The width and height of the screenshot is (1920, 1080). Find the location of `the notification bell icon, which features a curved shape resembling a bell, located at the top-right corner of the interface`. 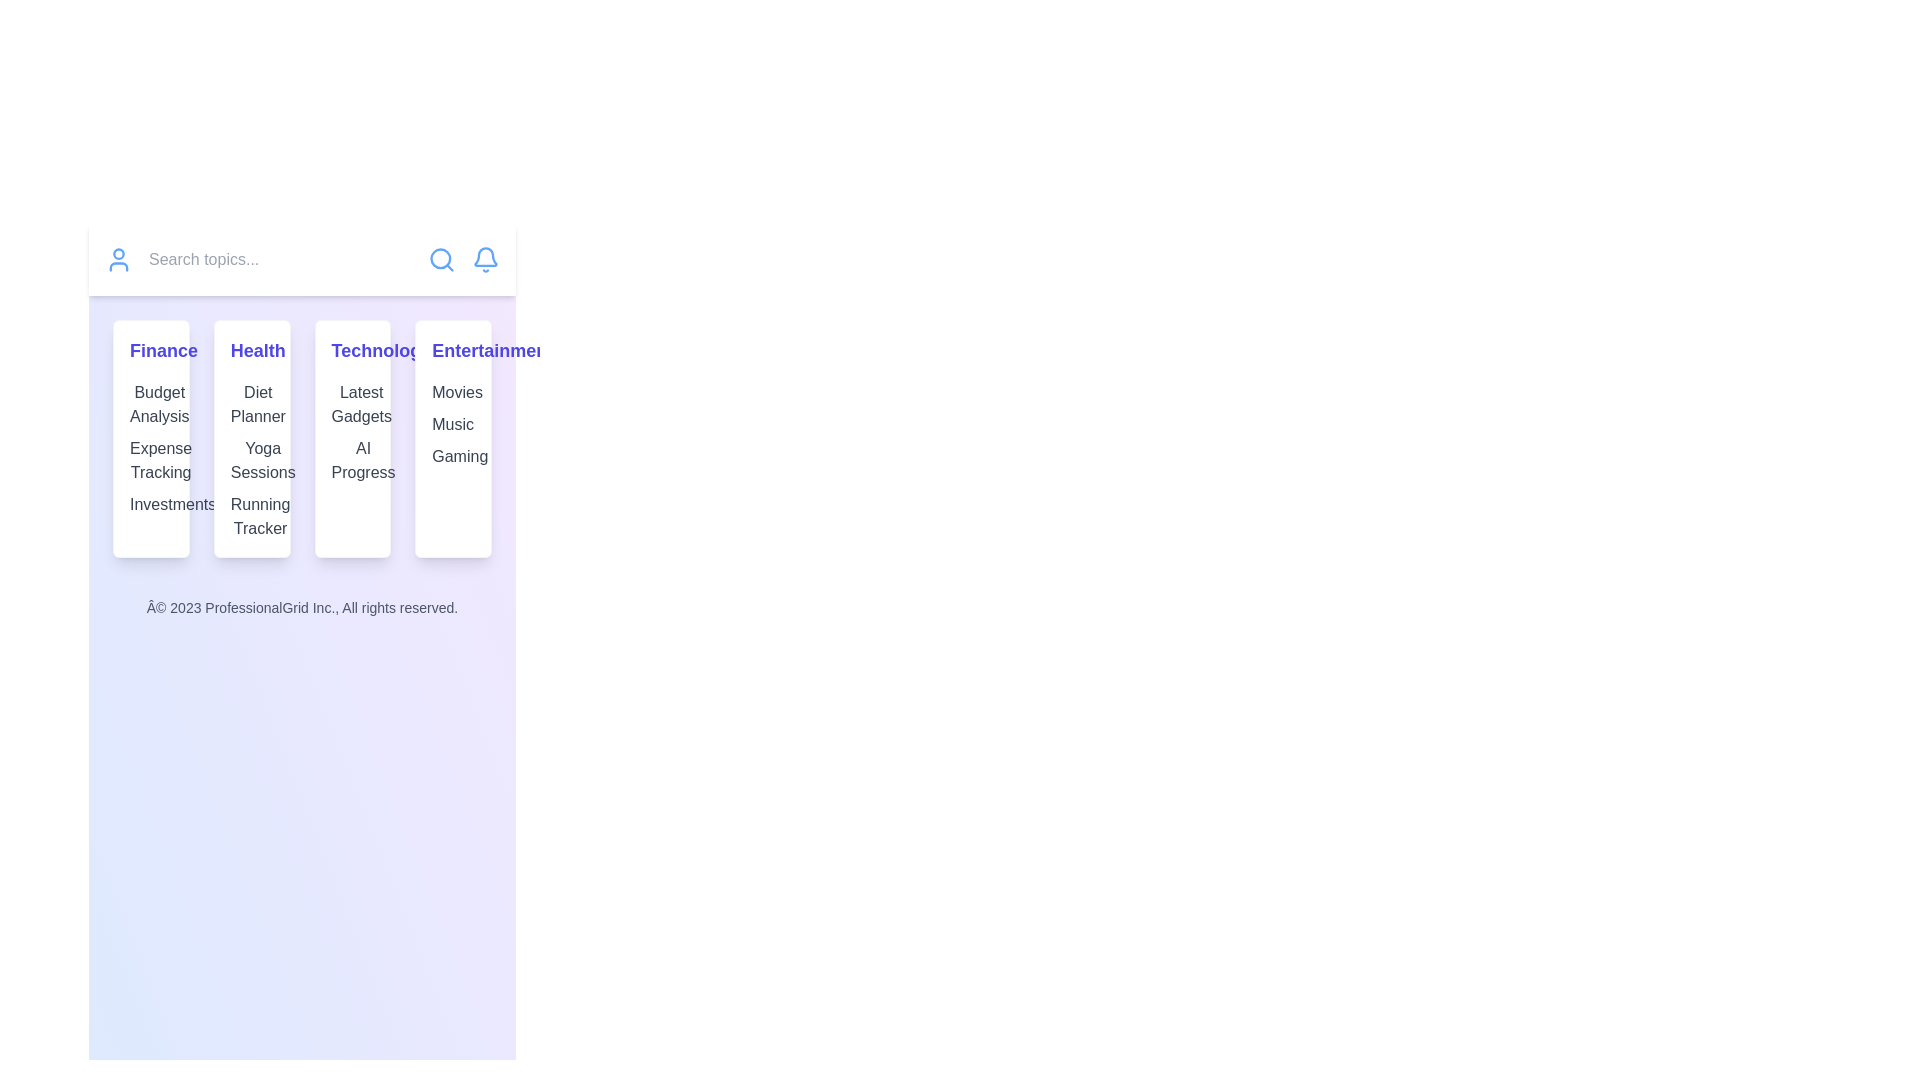

the notification bell icon, which features a curved shape resembling a bell, located at the top-right corner of the interface is located at coordinates (485, 256).